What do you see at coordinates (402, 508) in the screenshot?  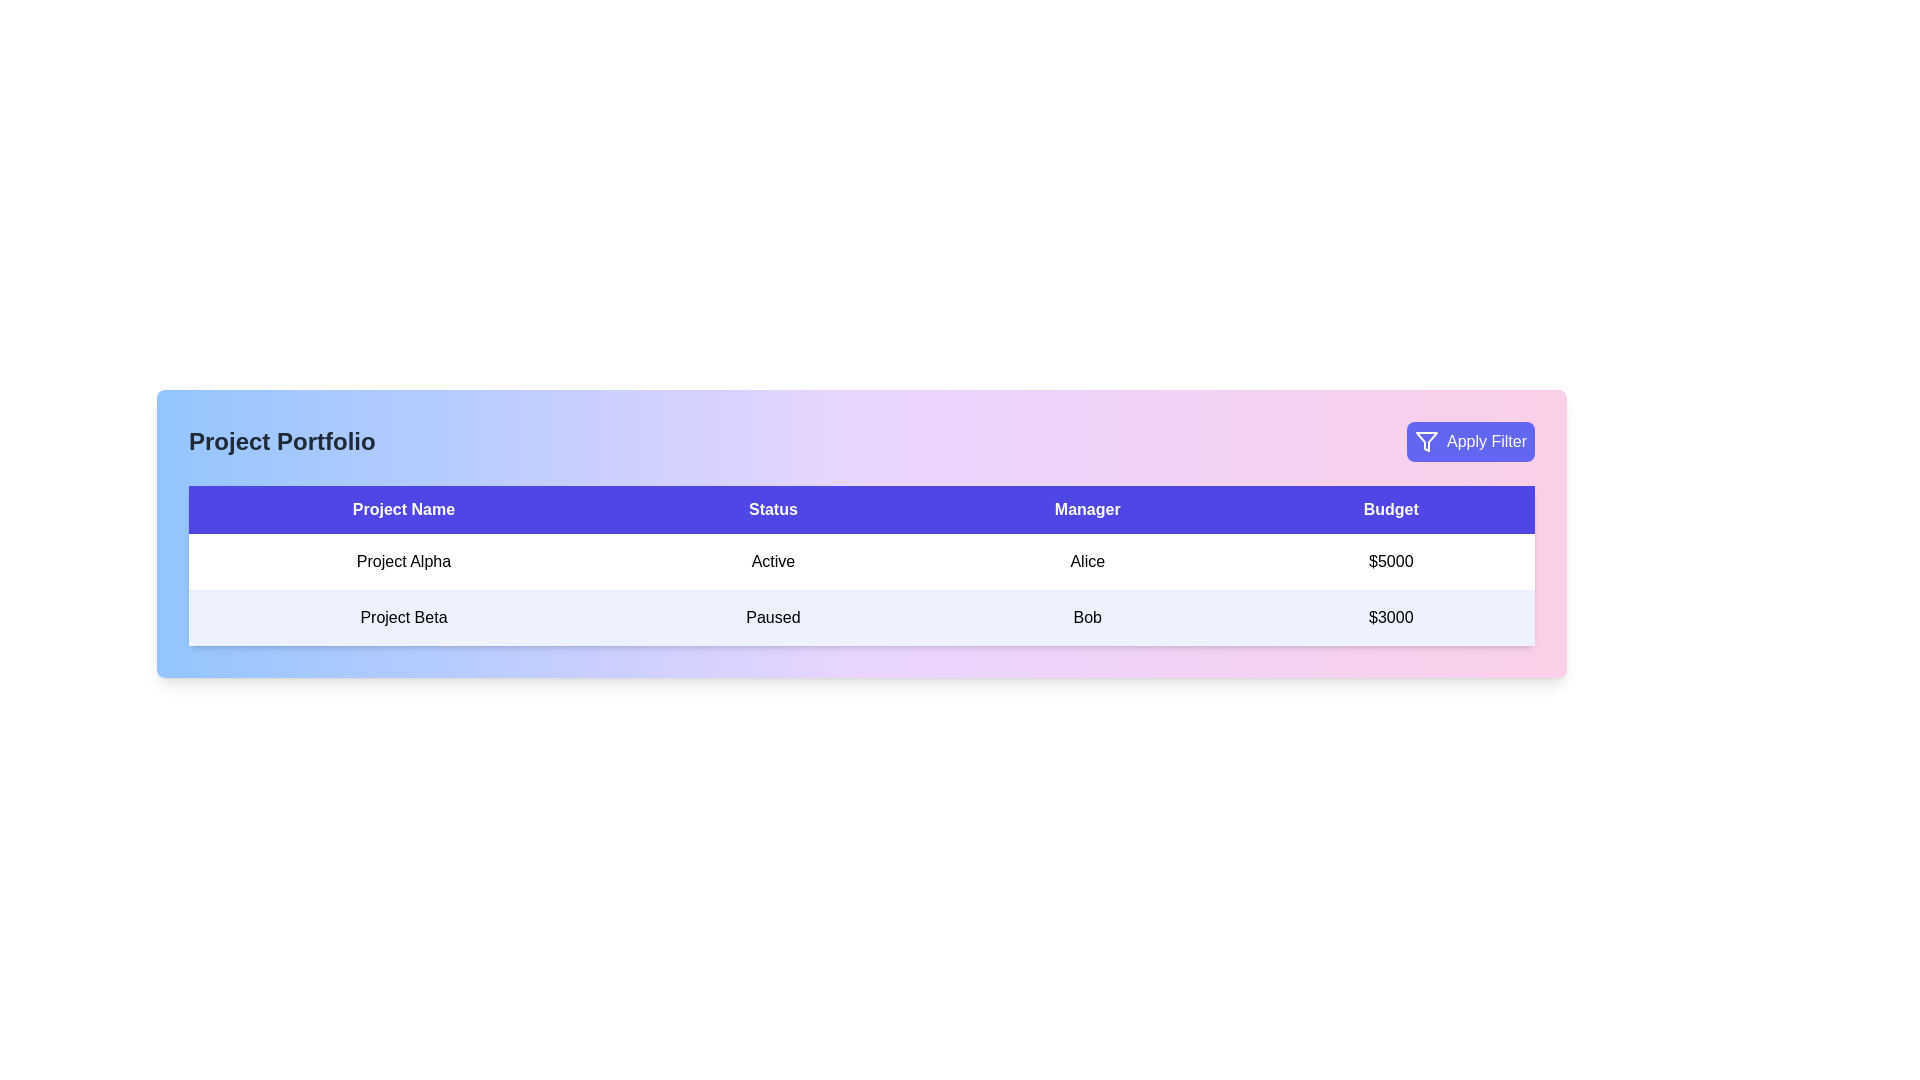 I see `the 'Project Name' table header cell with a purple background and white bold text` at bounding box center [402, 508].